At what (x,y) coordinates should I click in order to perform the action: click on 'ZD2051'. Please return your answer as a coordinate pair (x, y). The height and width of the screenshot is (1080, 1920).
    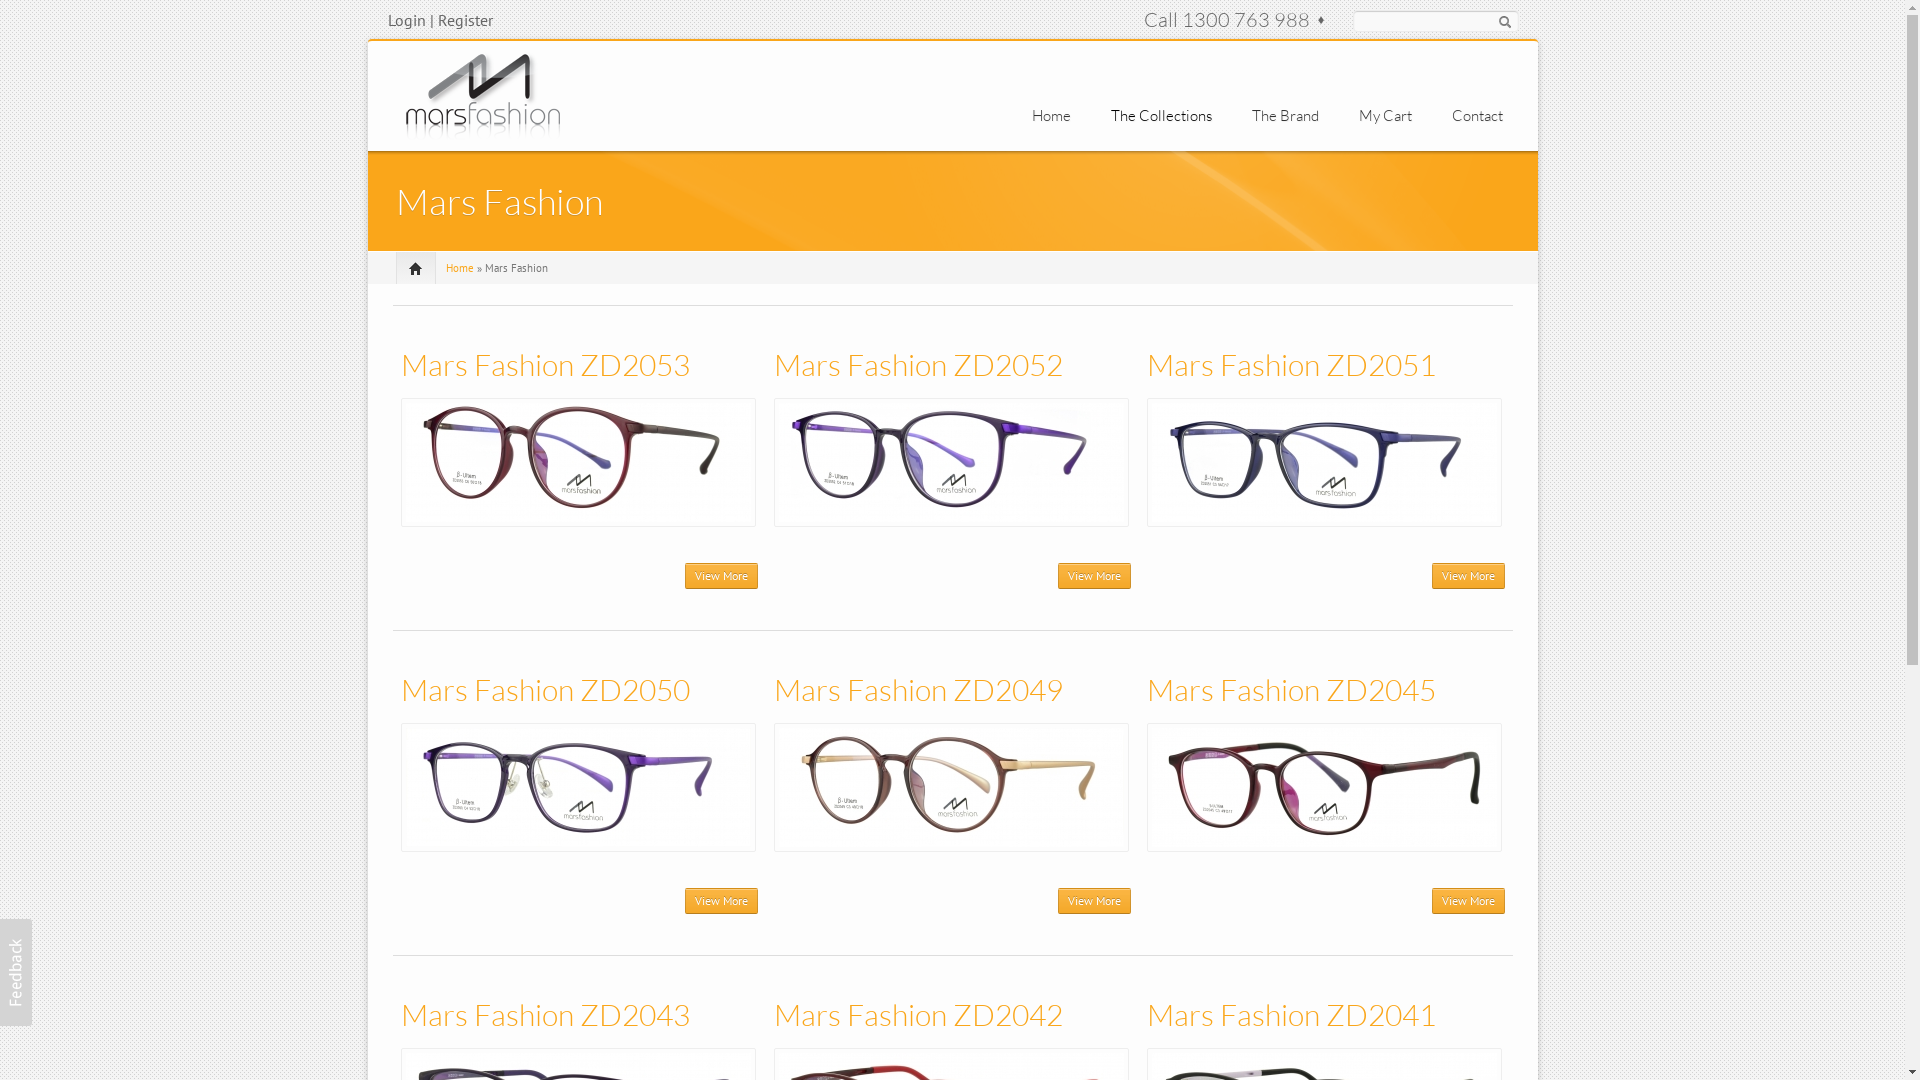
    Looking at the image, I should click on (1324, 462).